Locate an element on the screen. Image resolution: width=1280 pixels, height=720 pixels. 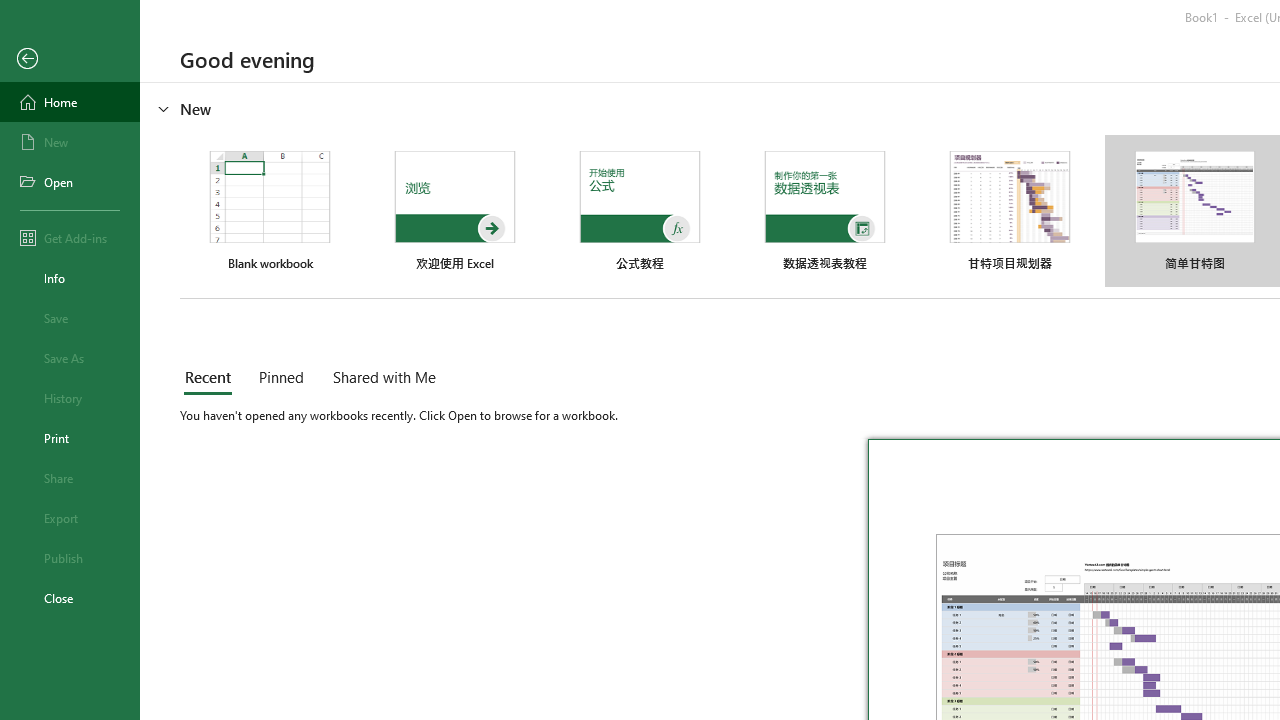
'Close' is located at coordinates (69, 596).